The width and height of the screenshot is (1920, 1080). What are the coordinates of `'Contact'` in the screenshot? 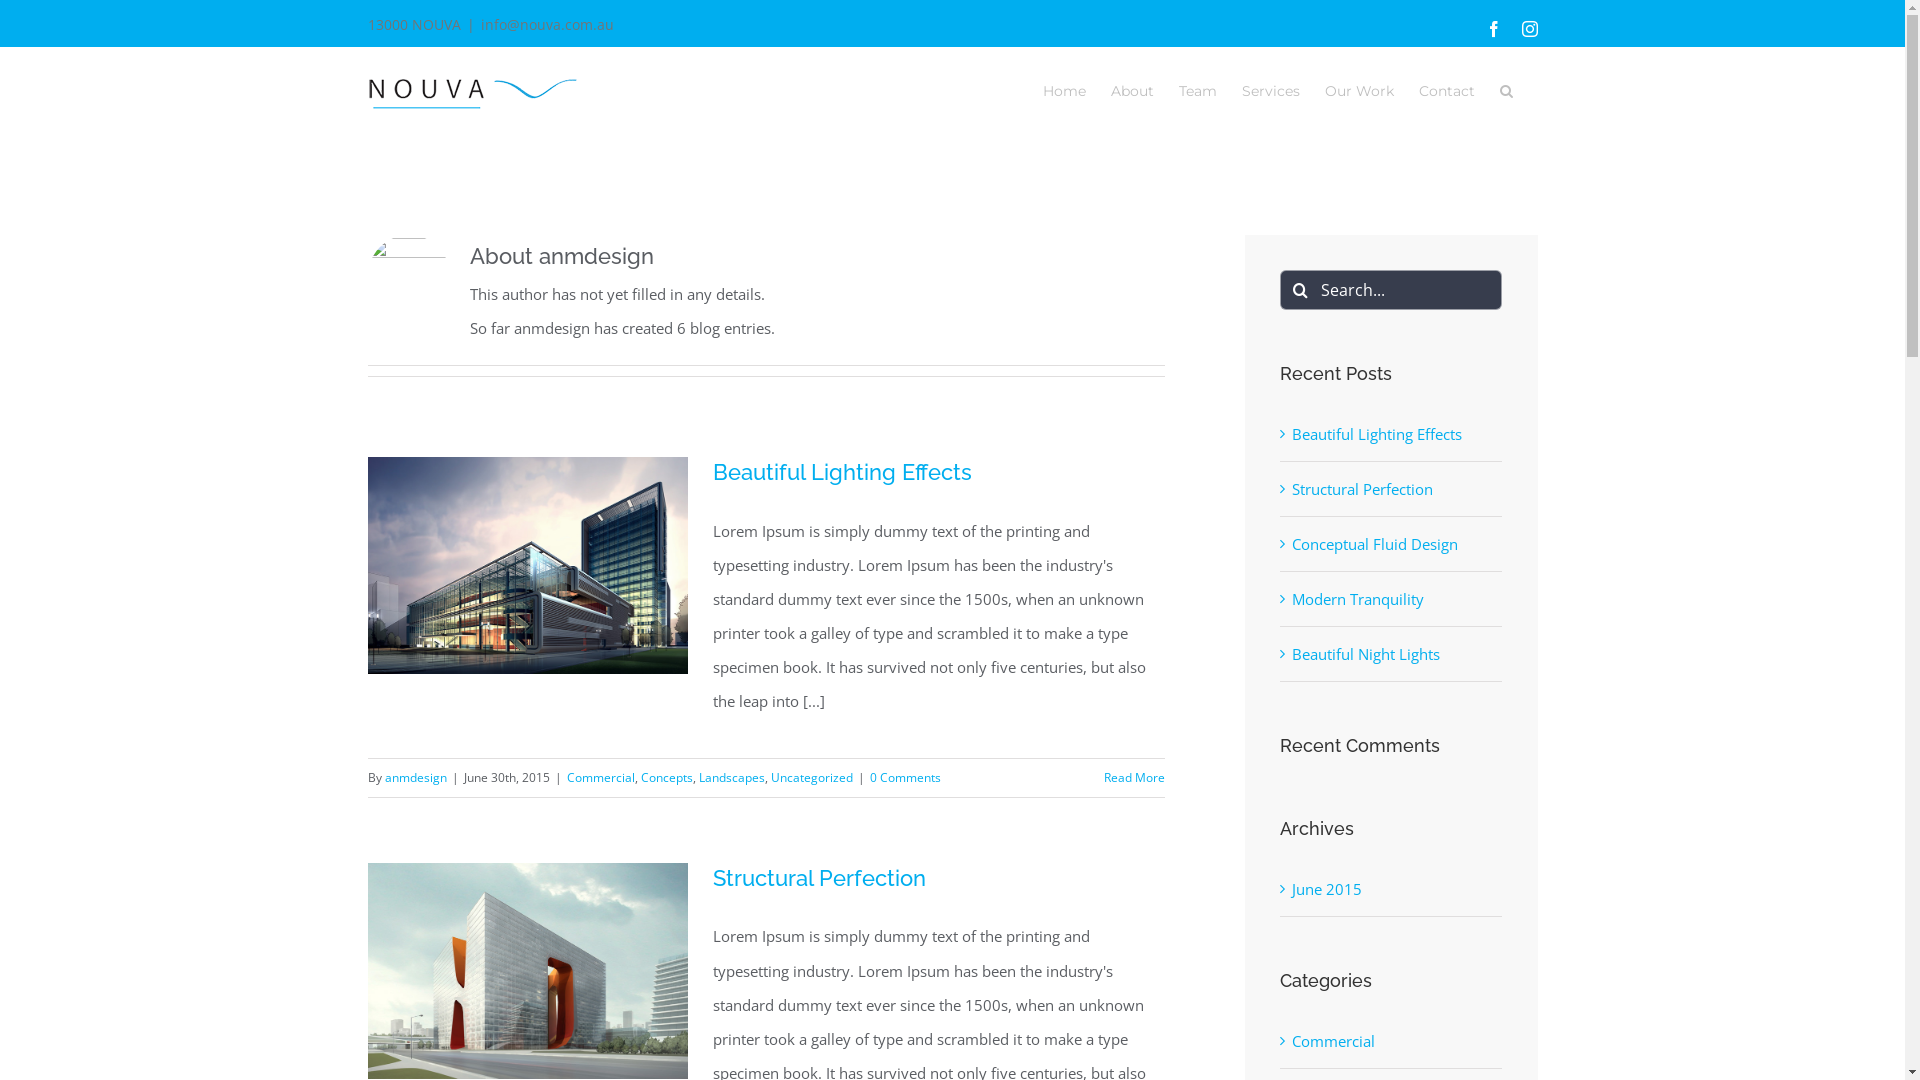 It's located at (1445, 88).